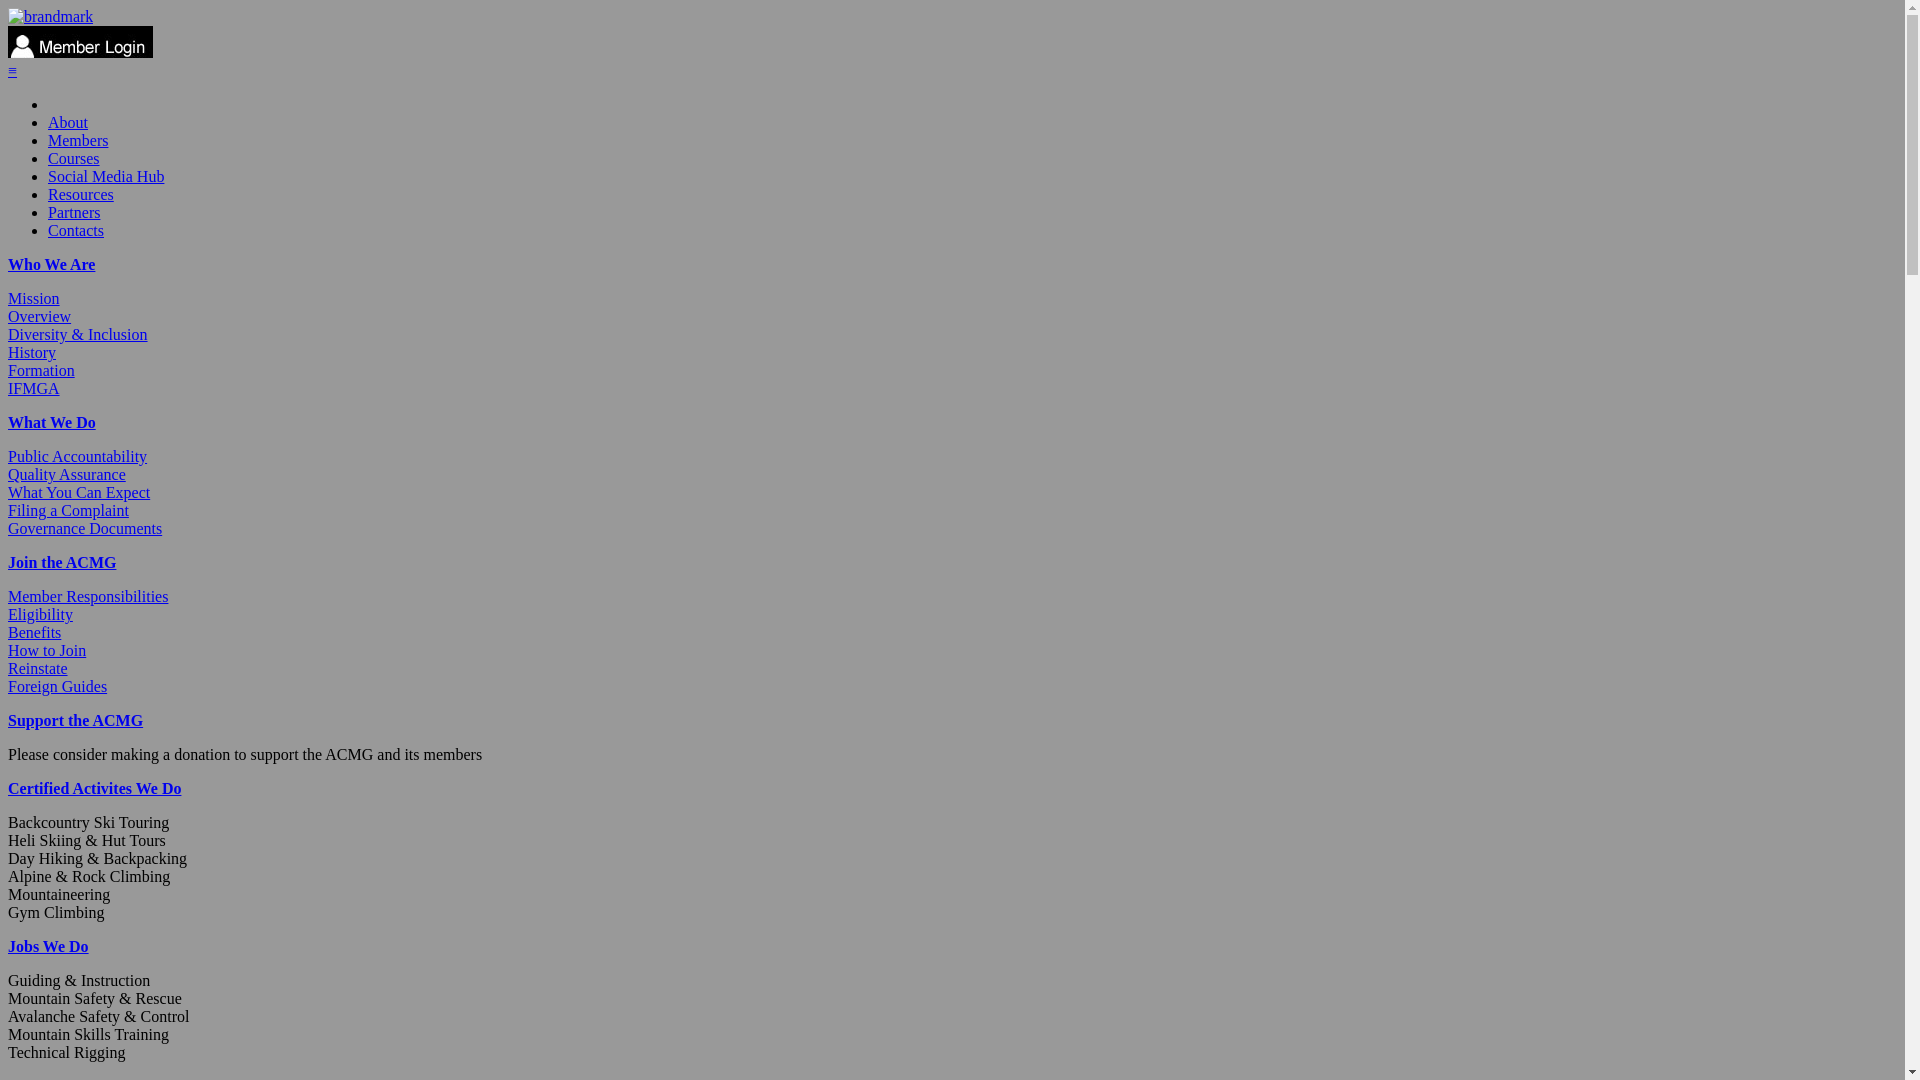 This screenshot has height=1080, width=1920. What do you see at coordinates (33, 388) in the screenshot?
I see `'IFMGA'` at bounding box center [33, 388].